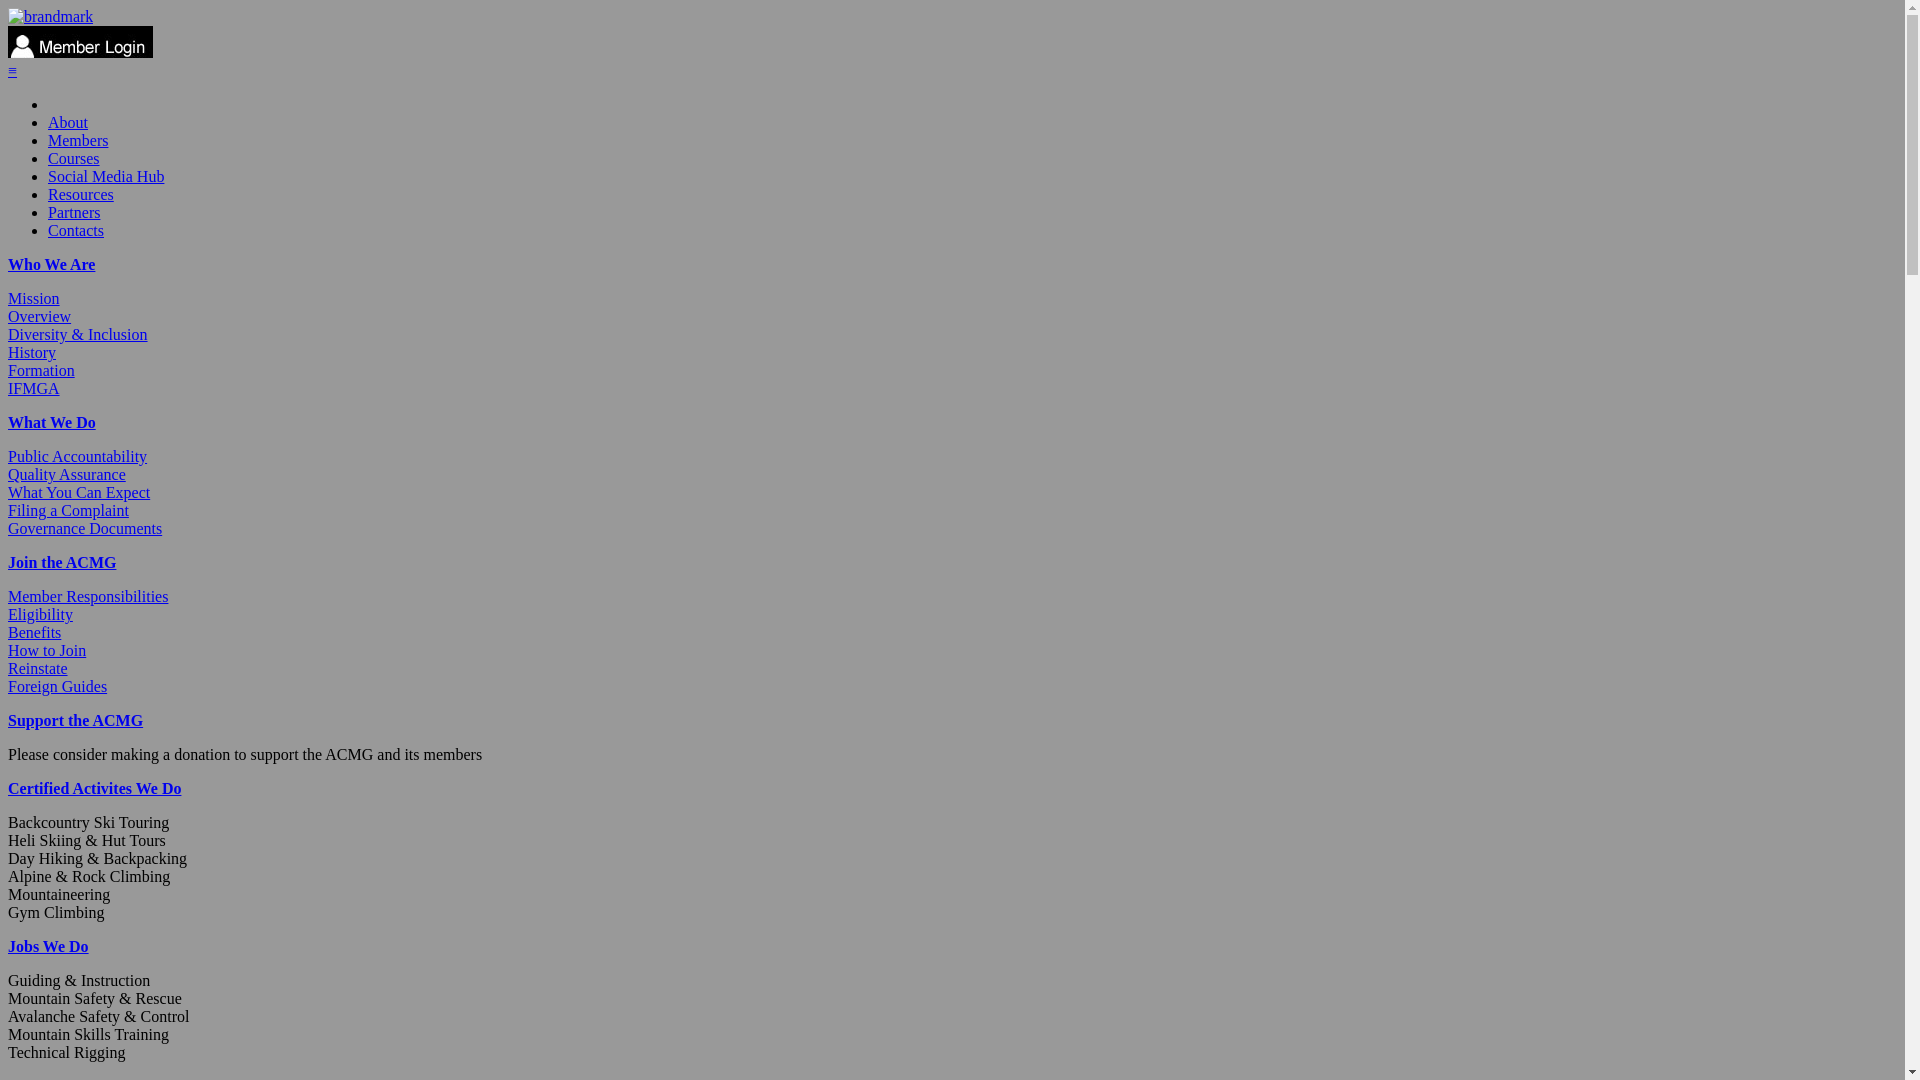 This screenshot has height=1080, width=1920. What do you see at coordinates (33, 388) in the screenshot?
I see `'IFMGA'` at bounding box center [33, 388].